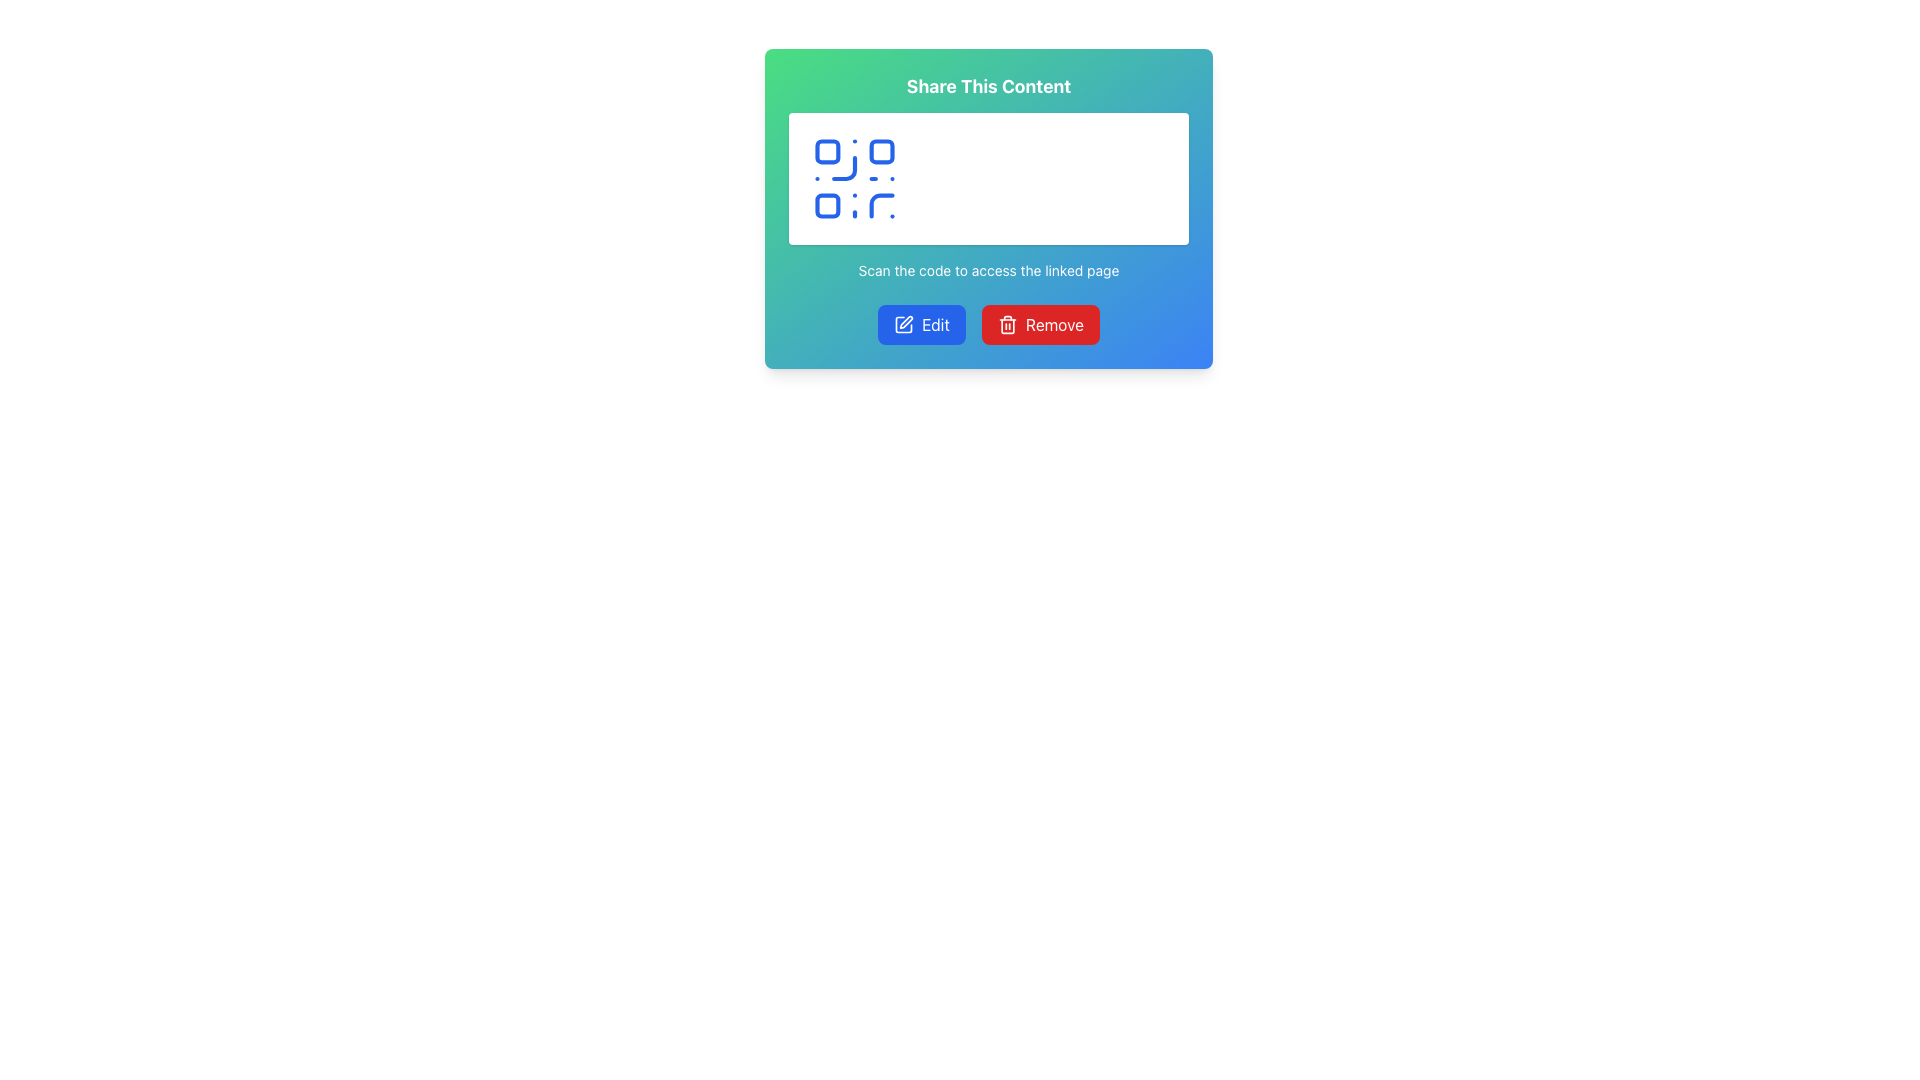 The image size is (1920, 1080). I want to click on the delete icon located within the red 'Remove' button at the bottom-right of the 'Share This Content' dialog box, so click(1008, 323).